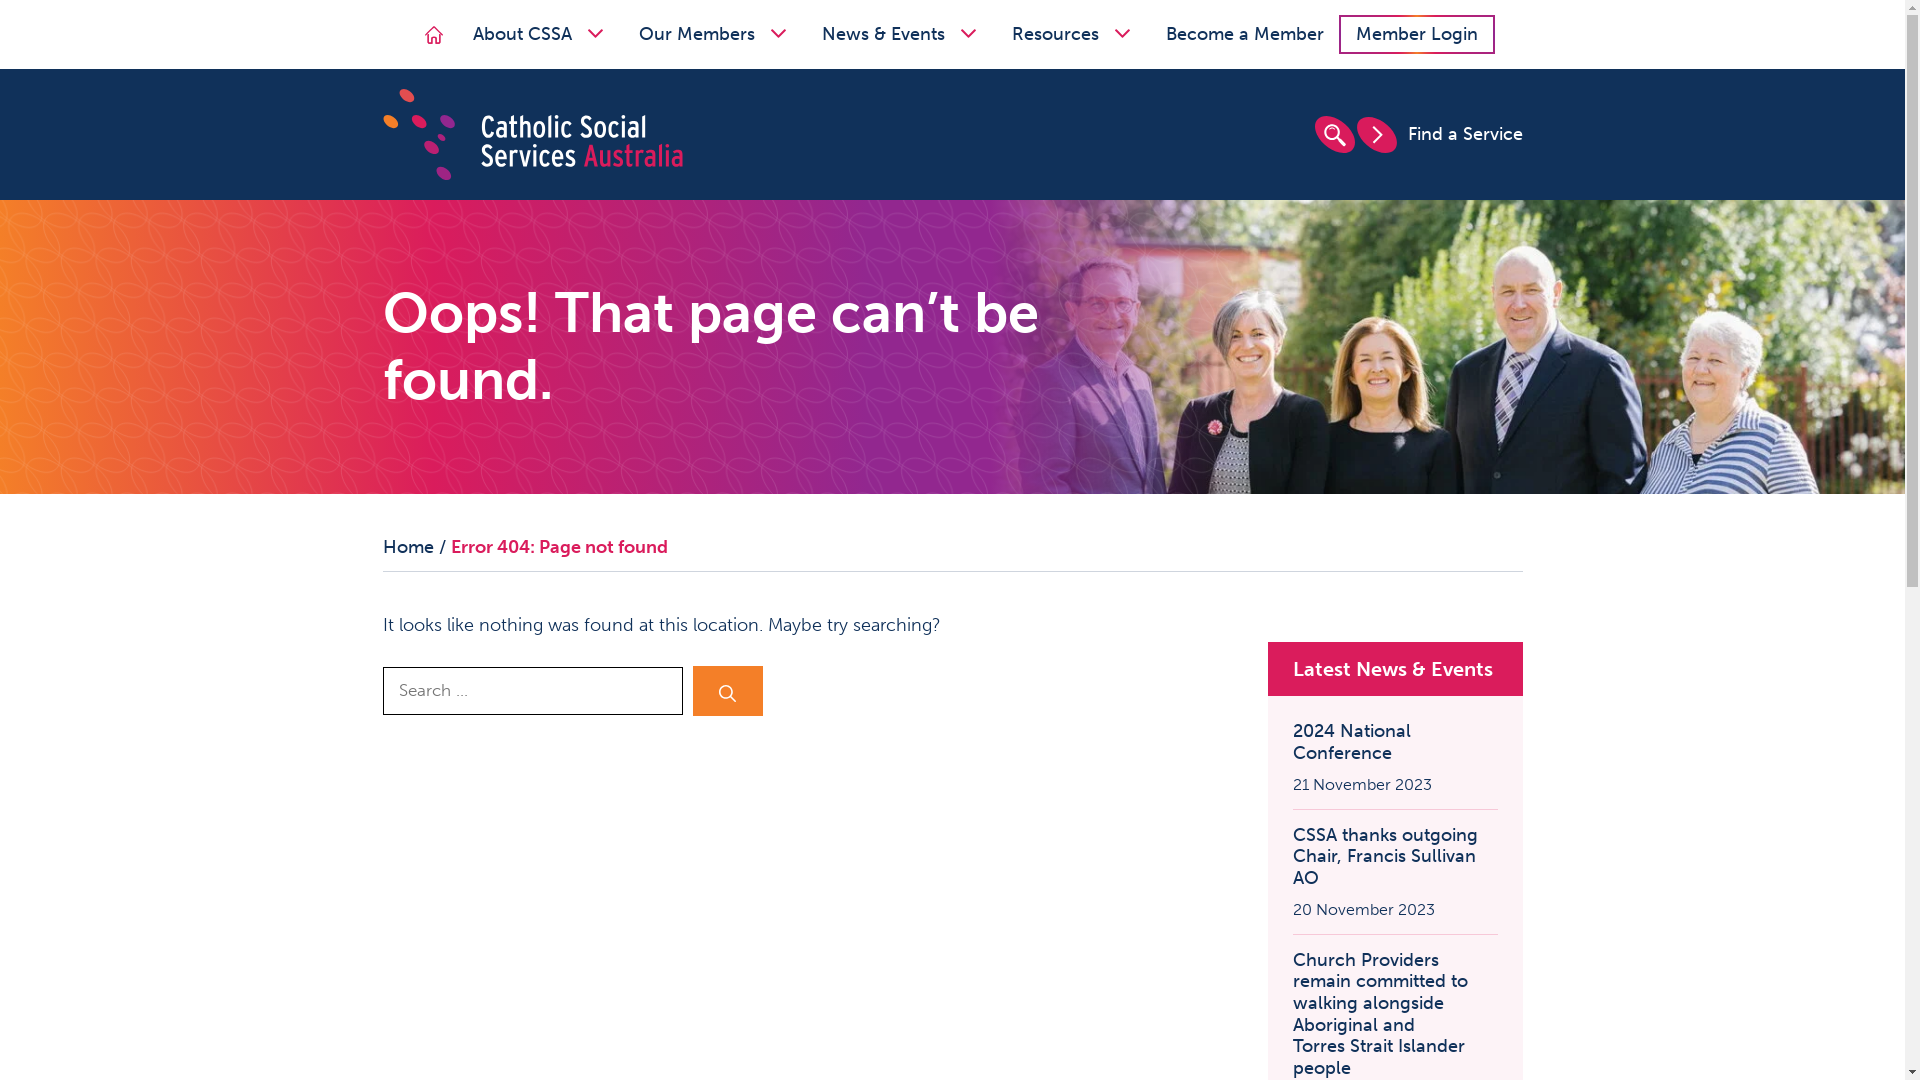 This screenshot has height=1080, width=1920. What do you see at coordinates (1415, 34) in the screenshot?
I see `'Member Login'` at bounding box center [1415, 34].